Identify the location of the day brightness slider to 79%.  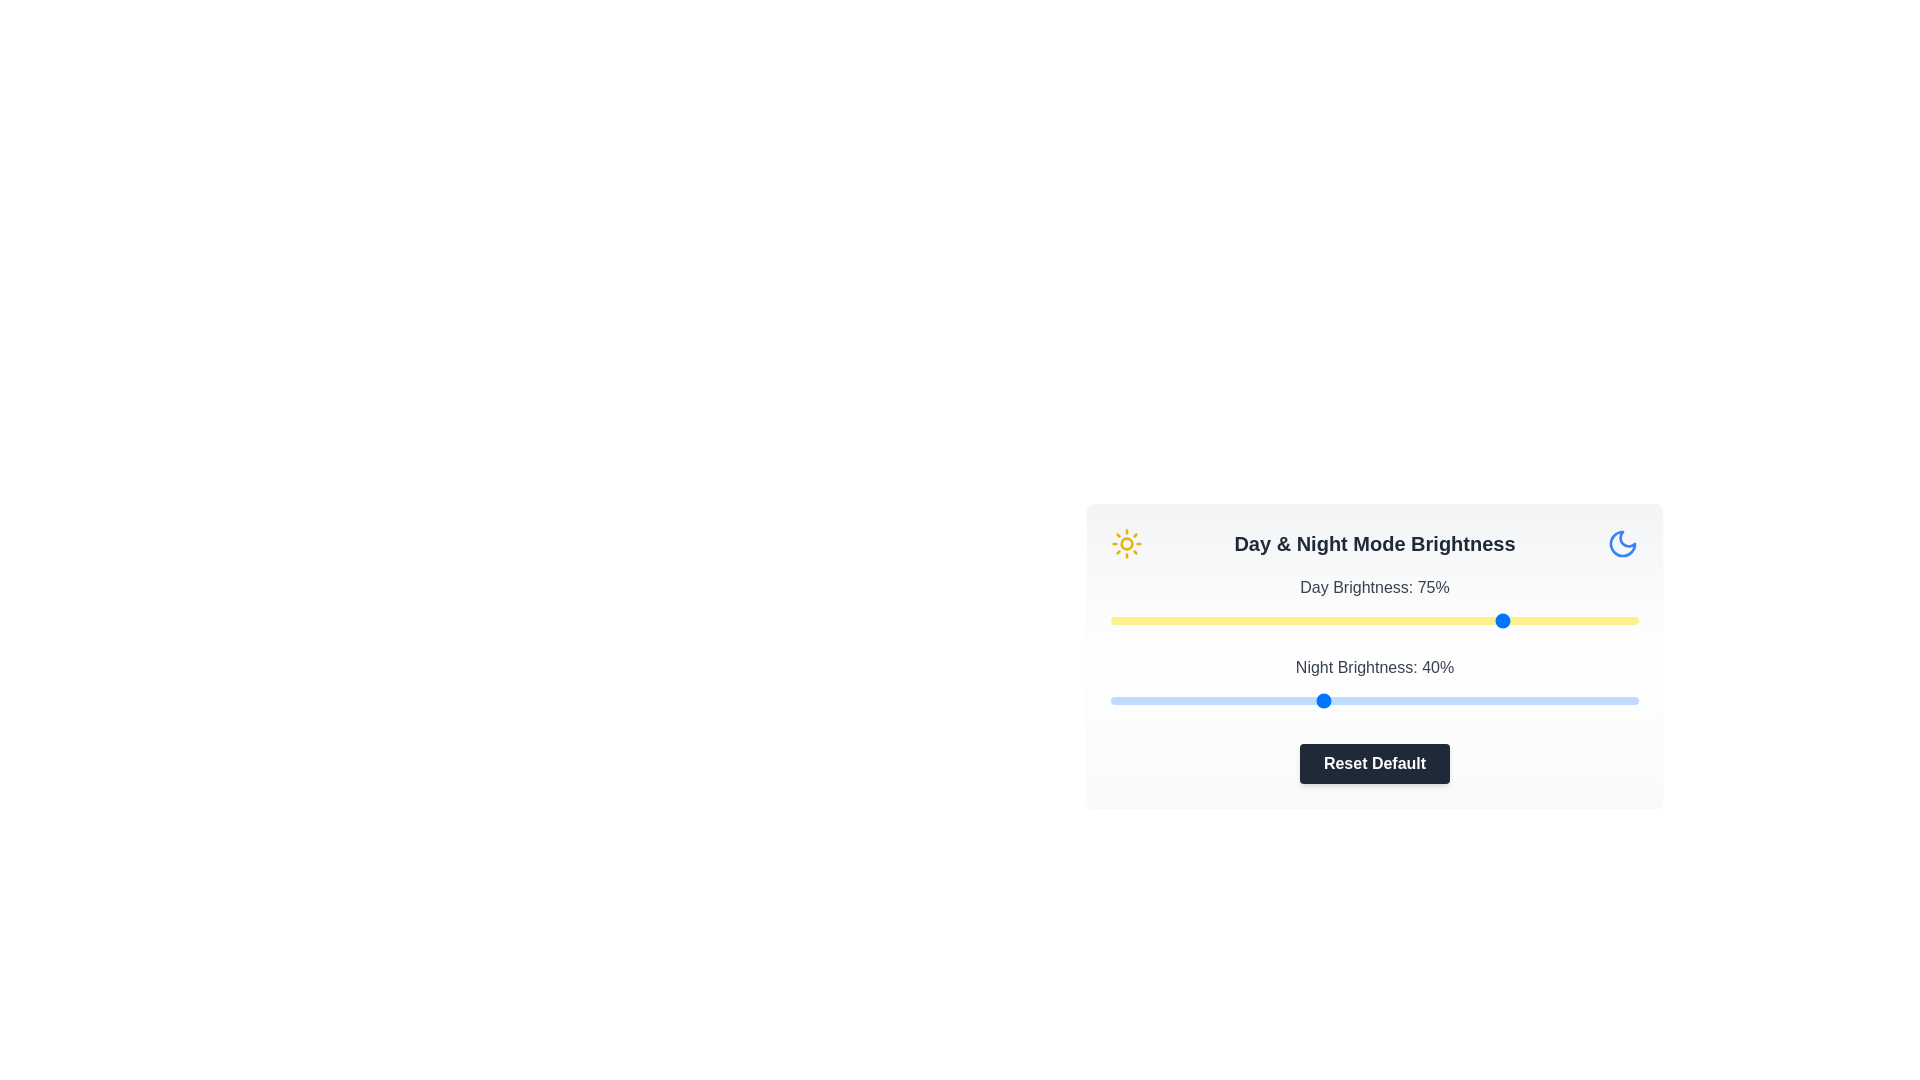
(1527, 620).